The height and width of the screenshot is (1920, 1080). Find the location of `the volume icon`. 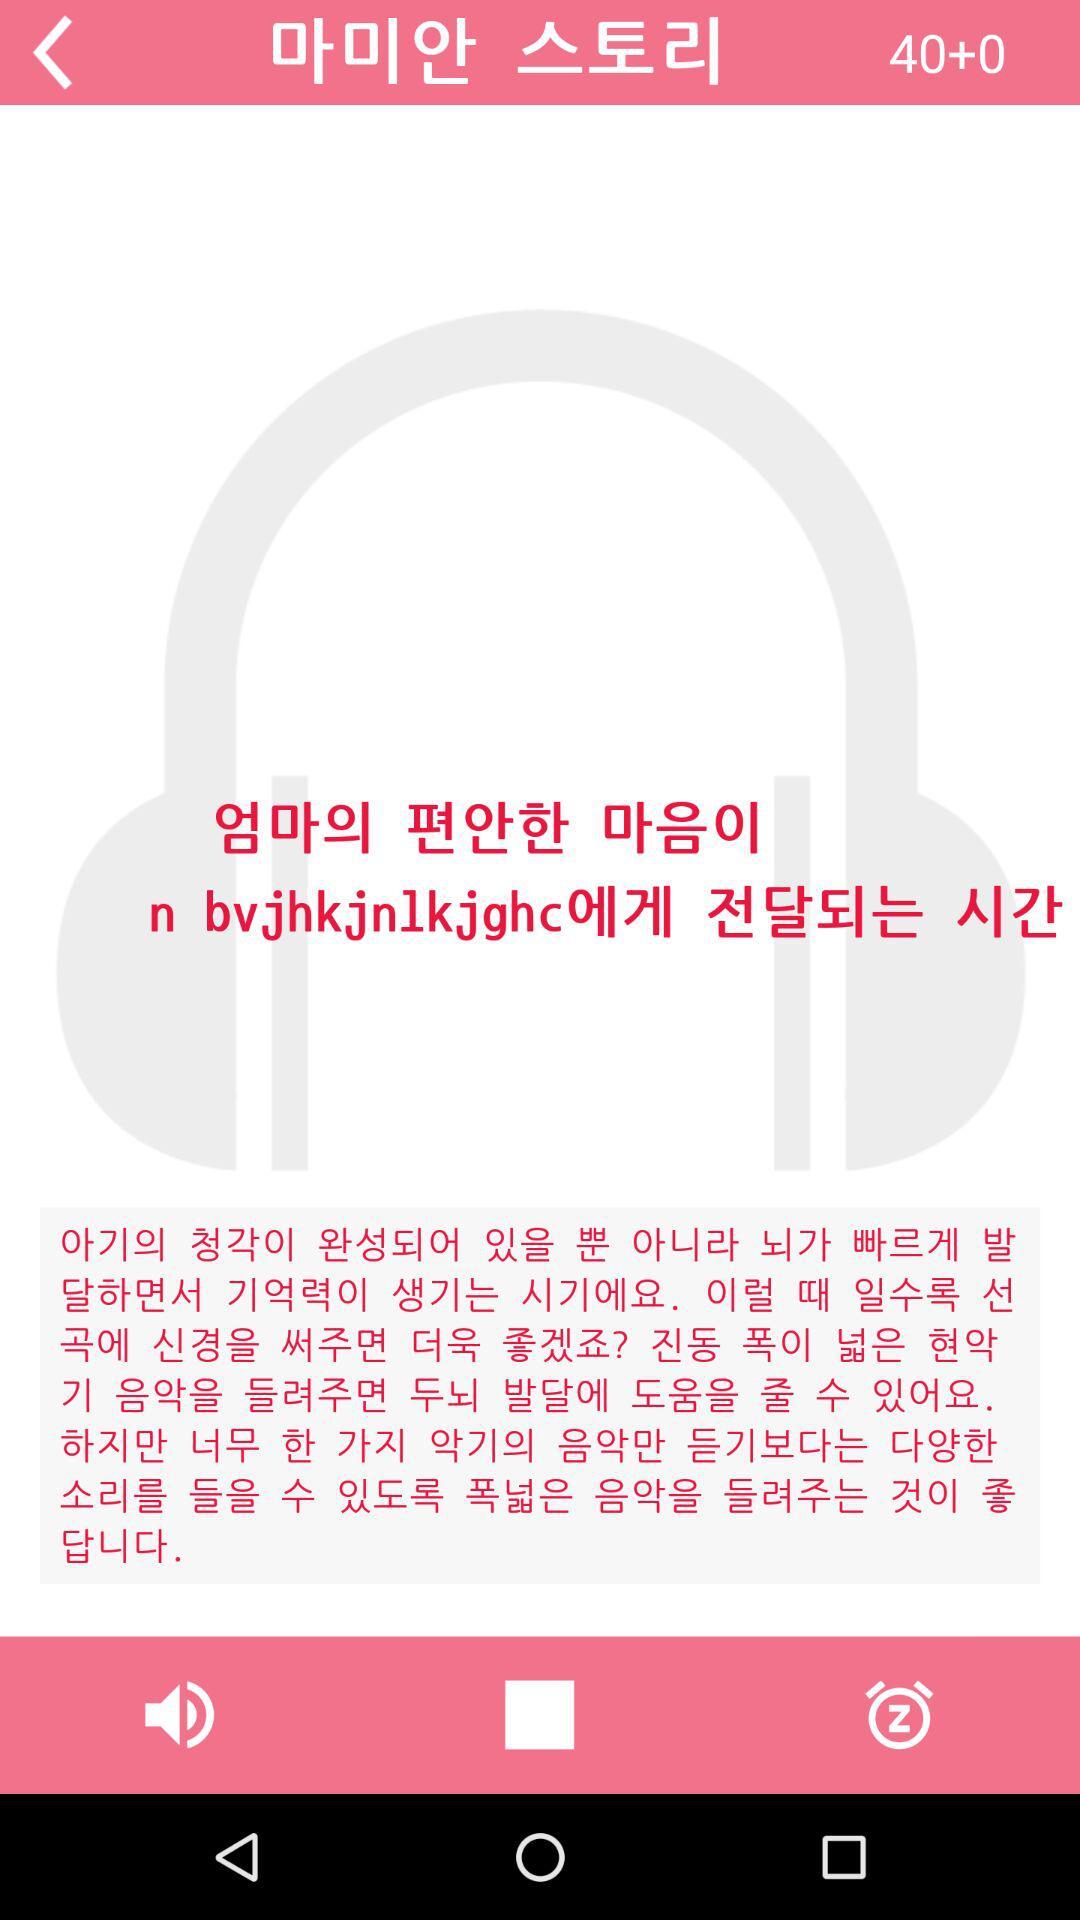

the volume icon is located at coordinates (178, 1835).